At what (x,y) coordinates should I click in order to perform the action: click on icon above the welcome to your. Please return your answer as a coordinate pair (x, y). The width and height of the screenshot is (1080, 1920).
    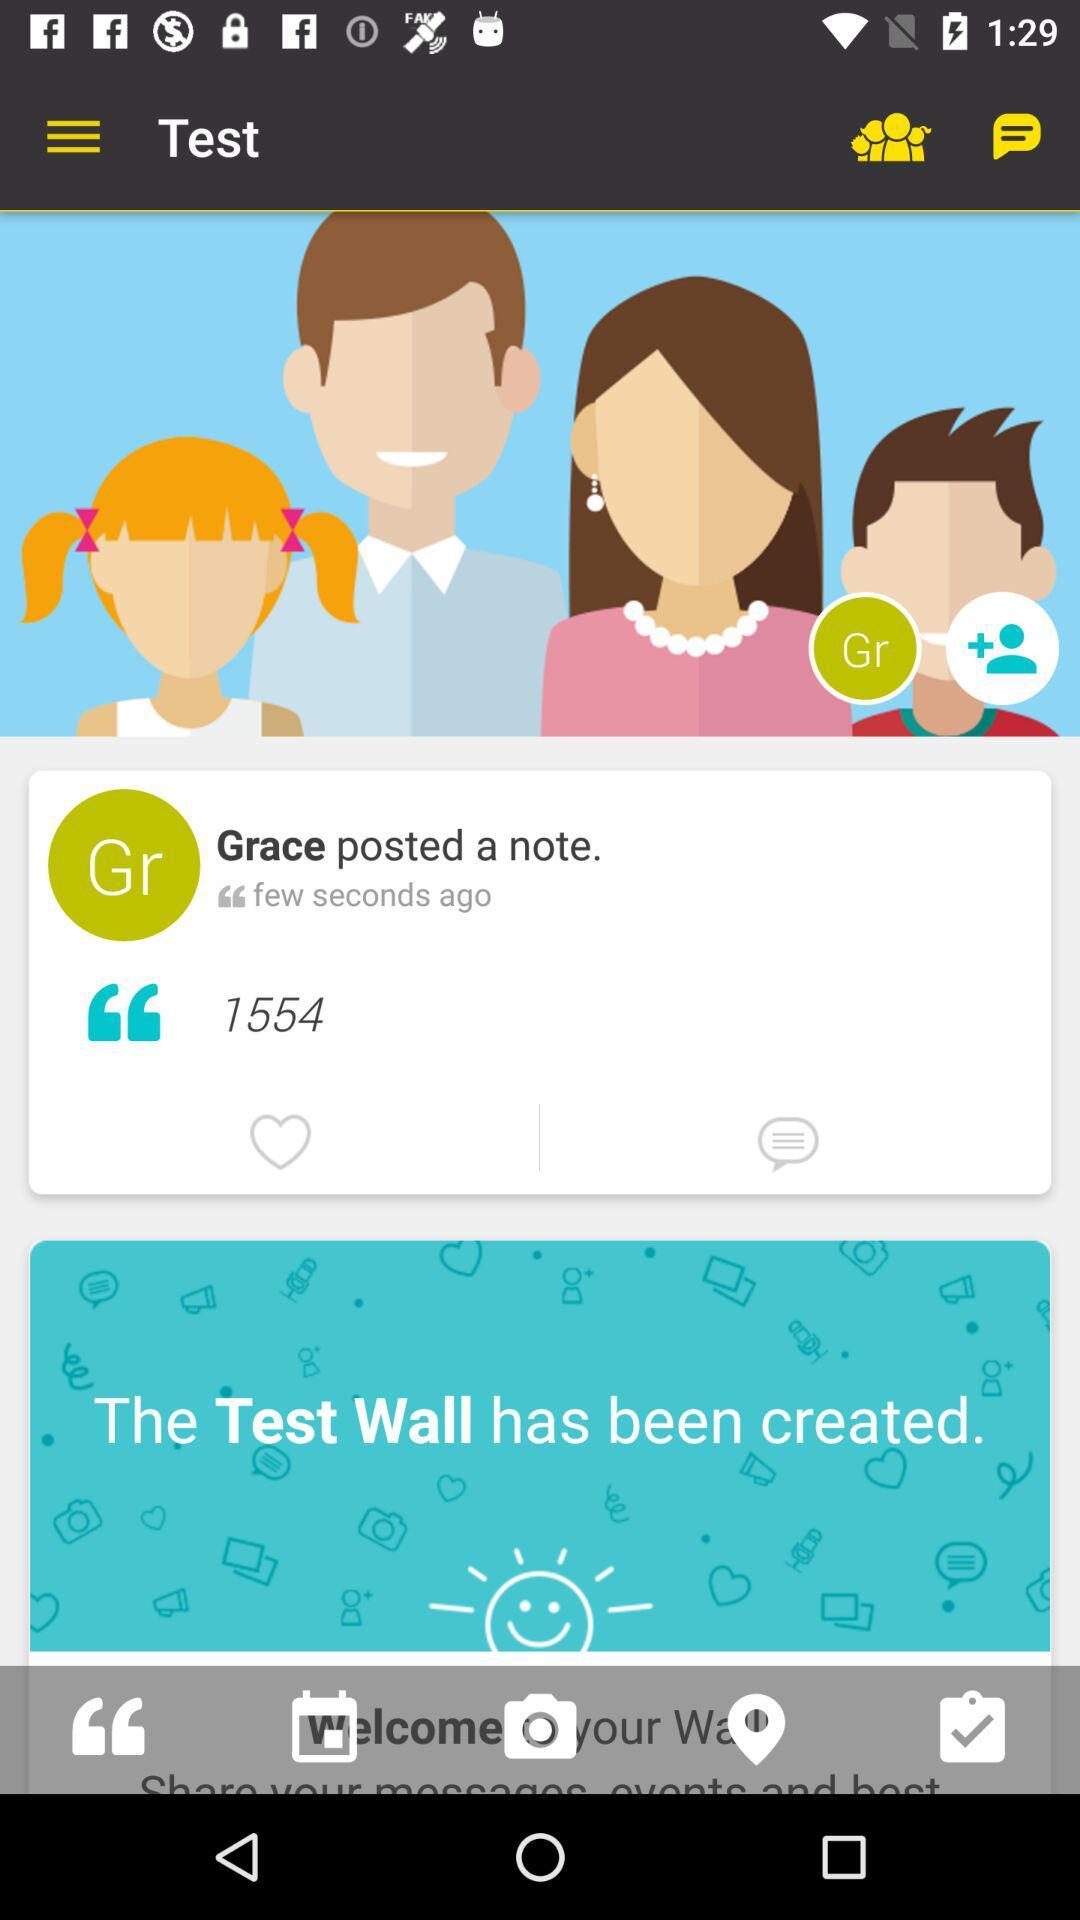
    Looking at the image, I should click on (540, 1445).